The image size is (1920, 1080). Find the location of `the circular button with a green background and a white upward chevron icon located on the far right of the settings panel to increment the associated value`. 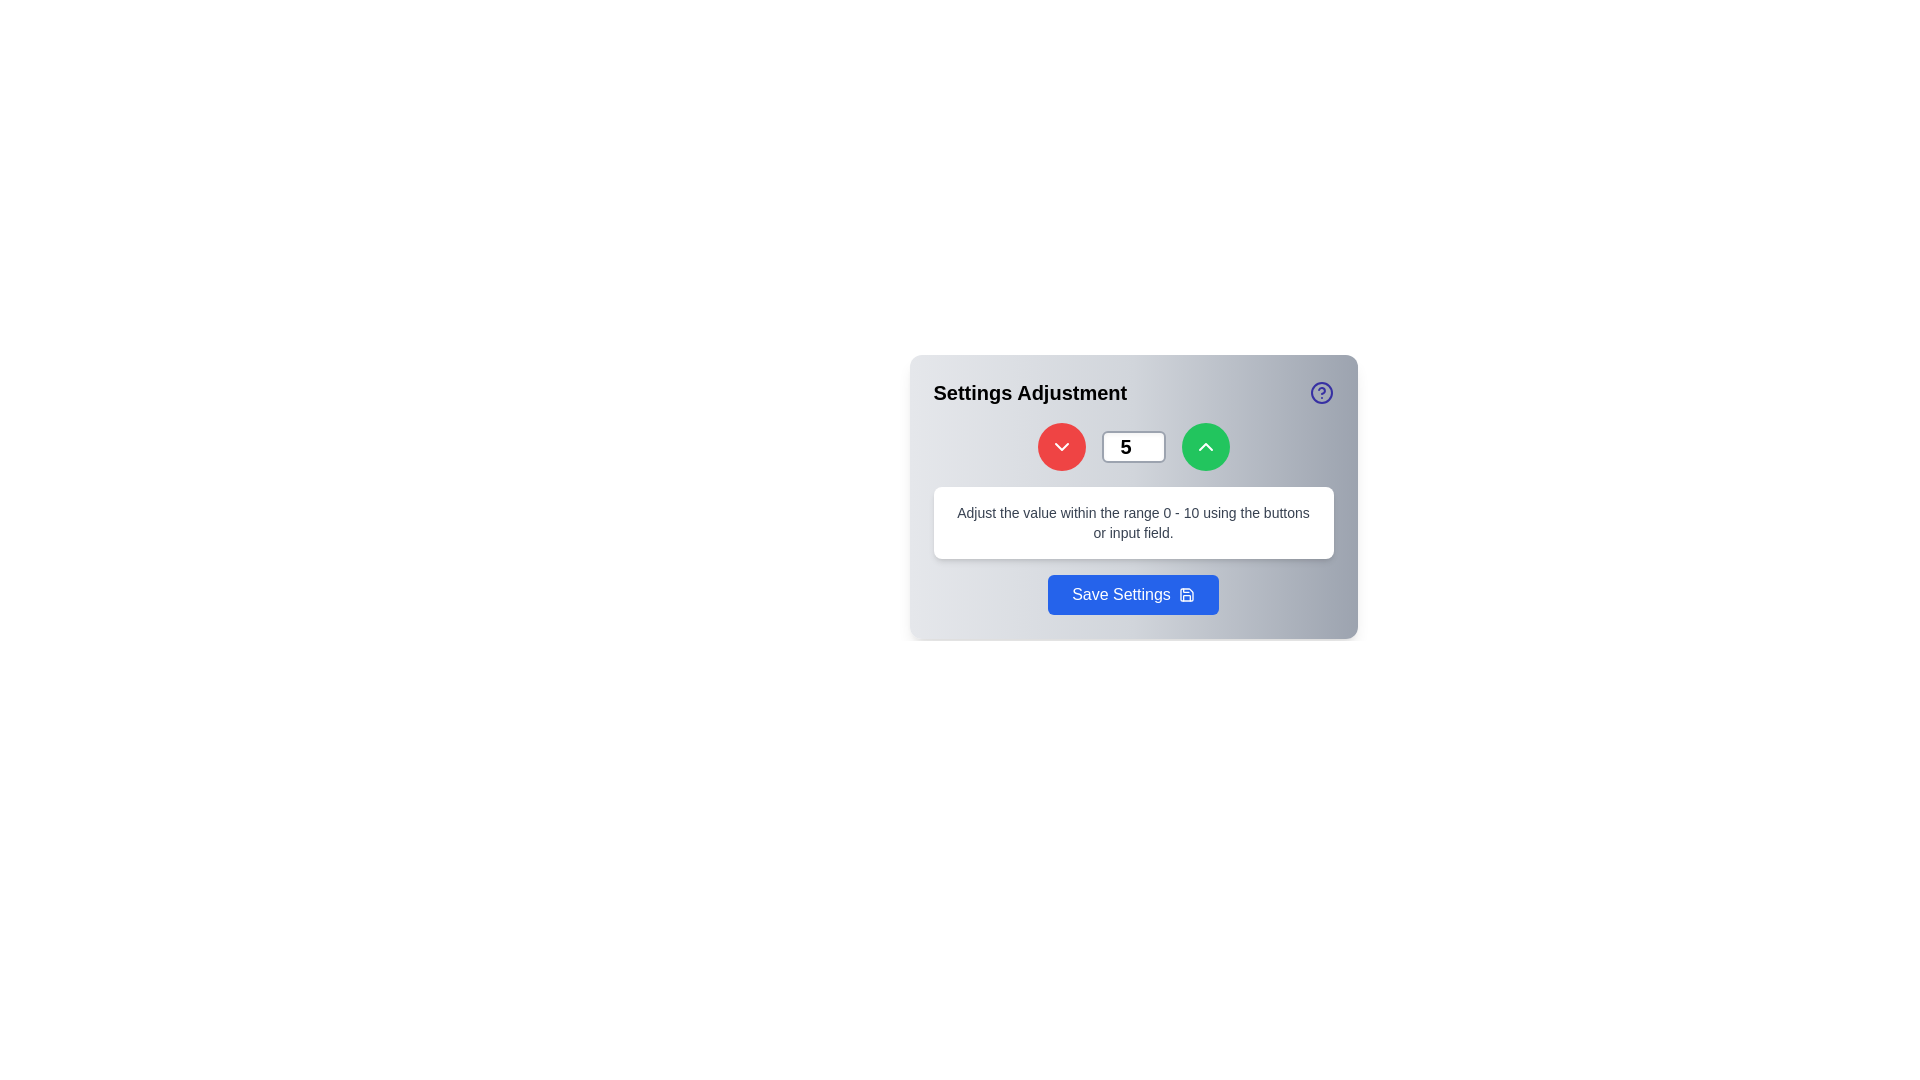

the circular button with a green background and a white upward chevron icon located on the far right of the settings panel to increment the associated value is located at coordinates (1204, 446).